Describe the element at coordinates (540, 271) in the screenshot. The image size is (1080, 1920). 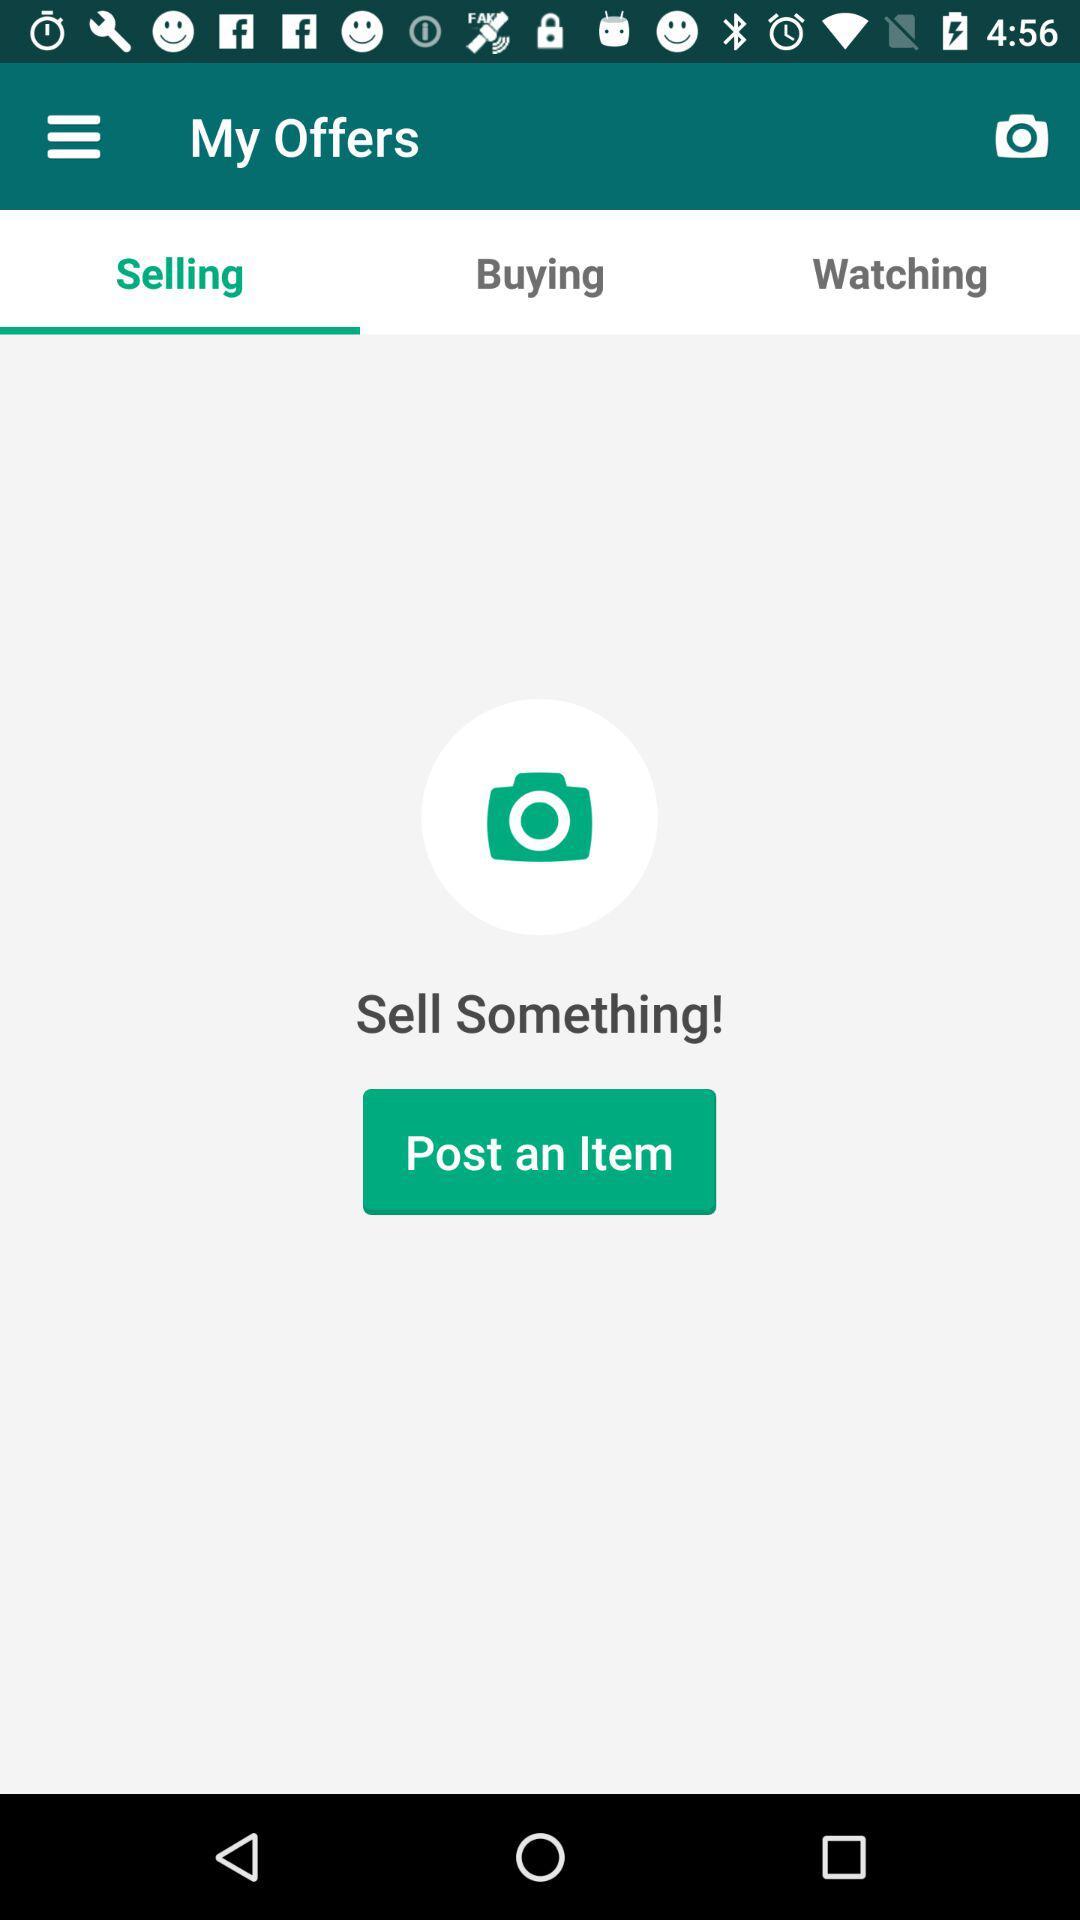
I see `item below my offers icon` at that location.